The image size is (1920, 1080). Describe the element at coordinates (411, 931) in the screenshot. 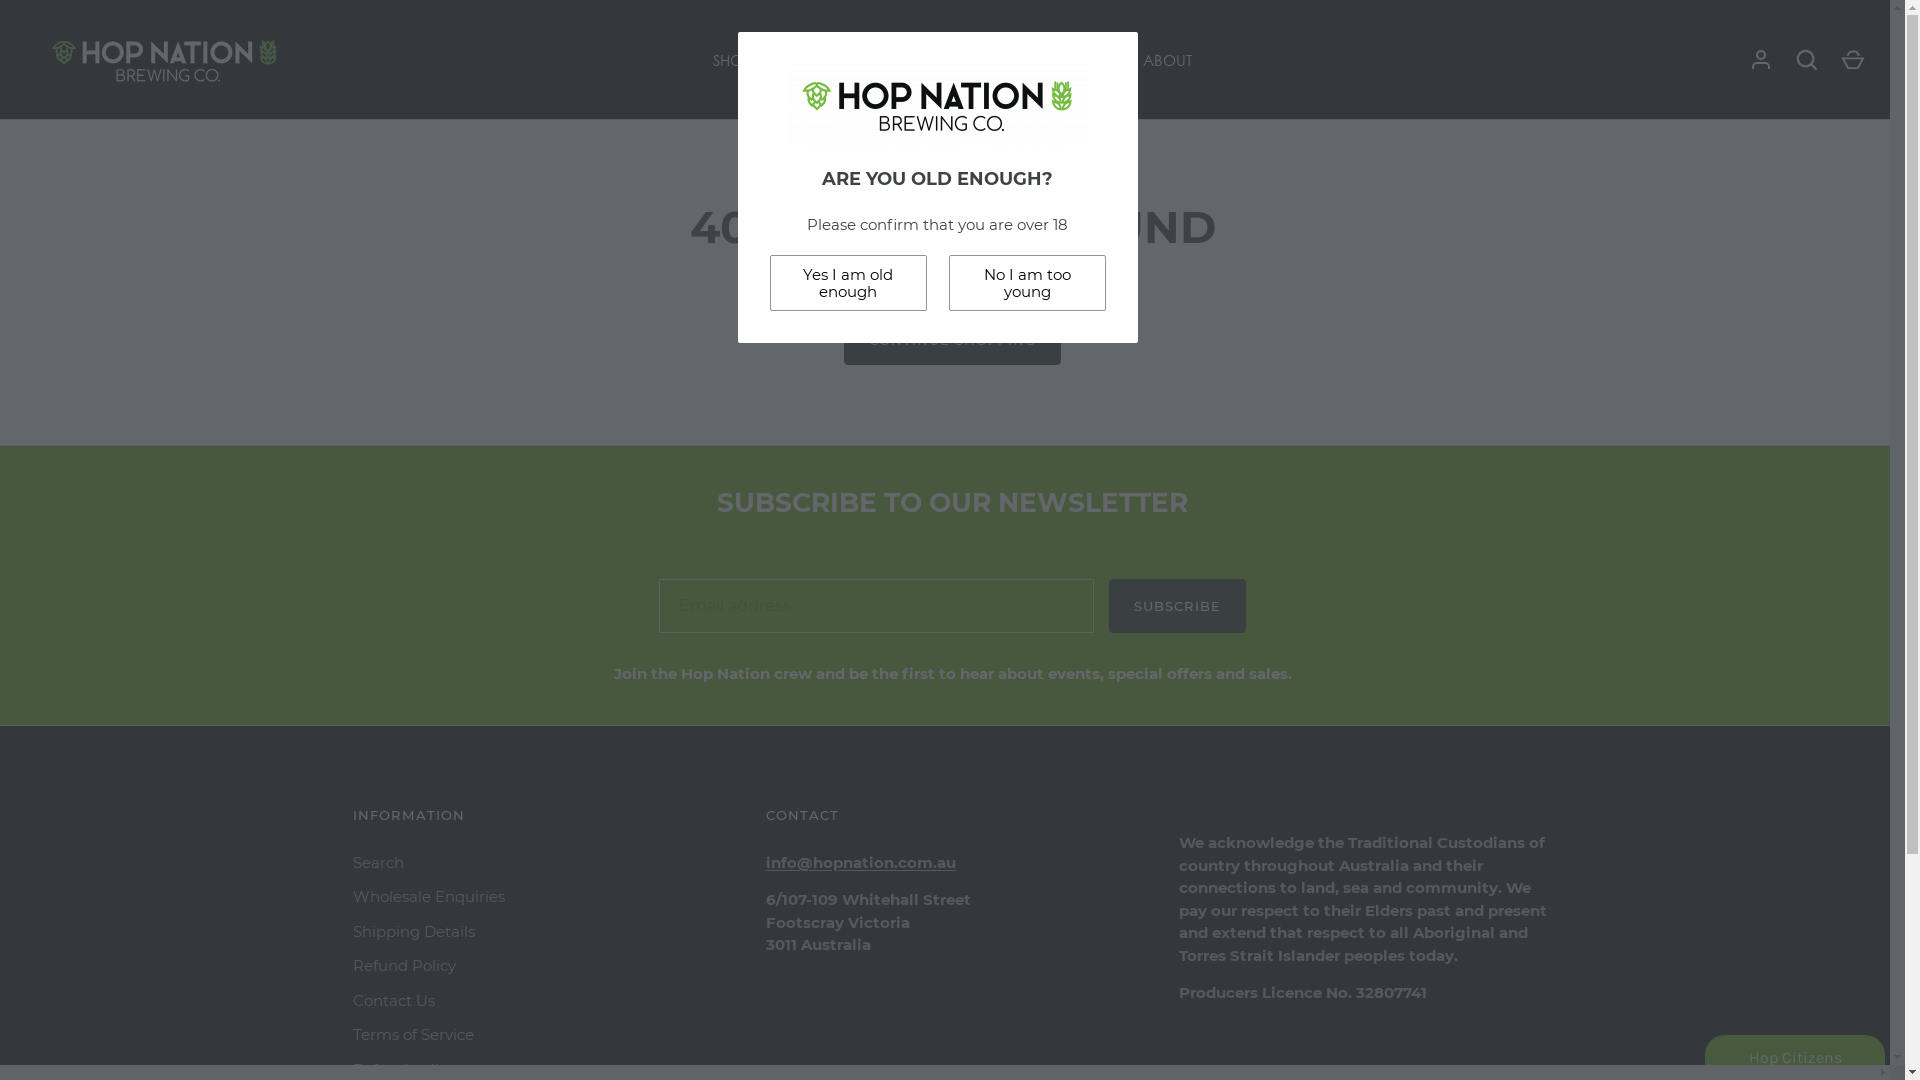

I see `'Shipping Details'` at that location.